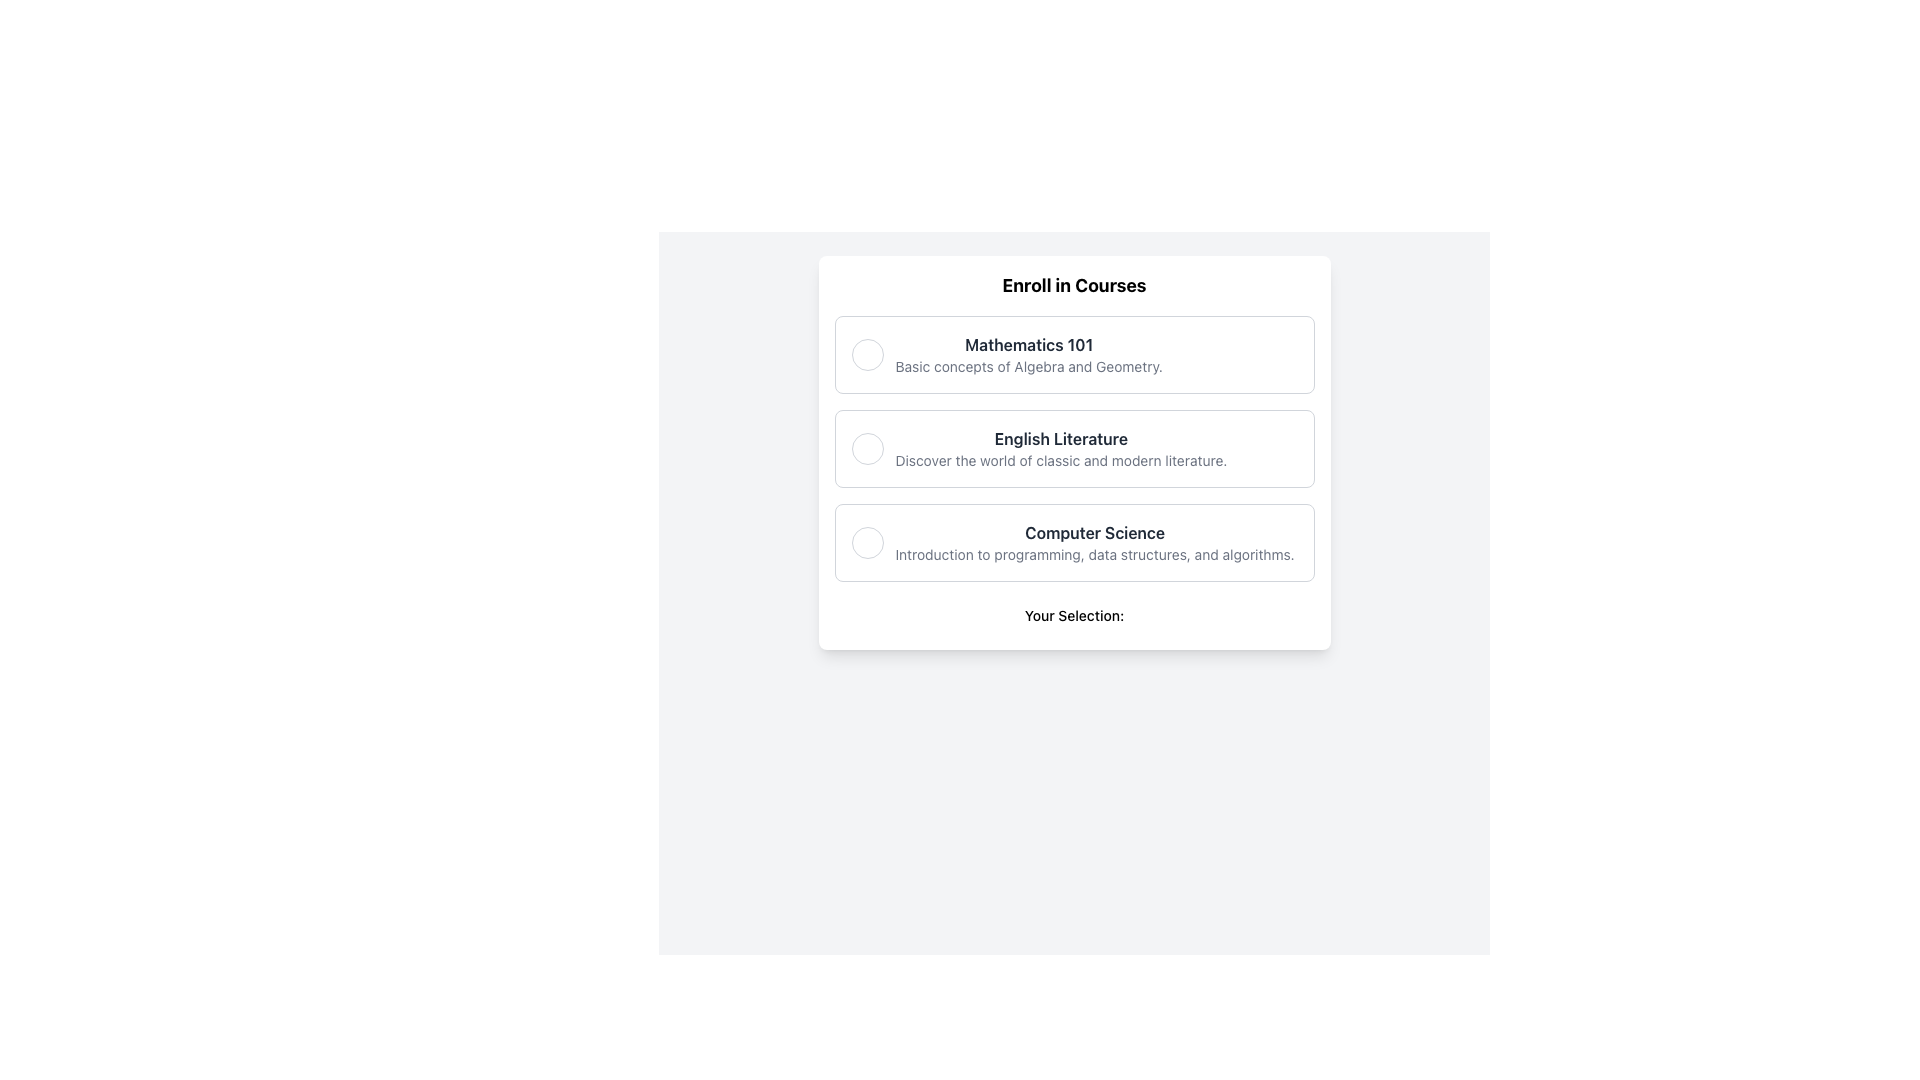 The image size is (1920, 1080). I want to click on the 'Mathematics 101' text label, which is displayed in a bold font with a dark gray shade at the top of the first option block in a vertical list of course options, so click(1029, 343).